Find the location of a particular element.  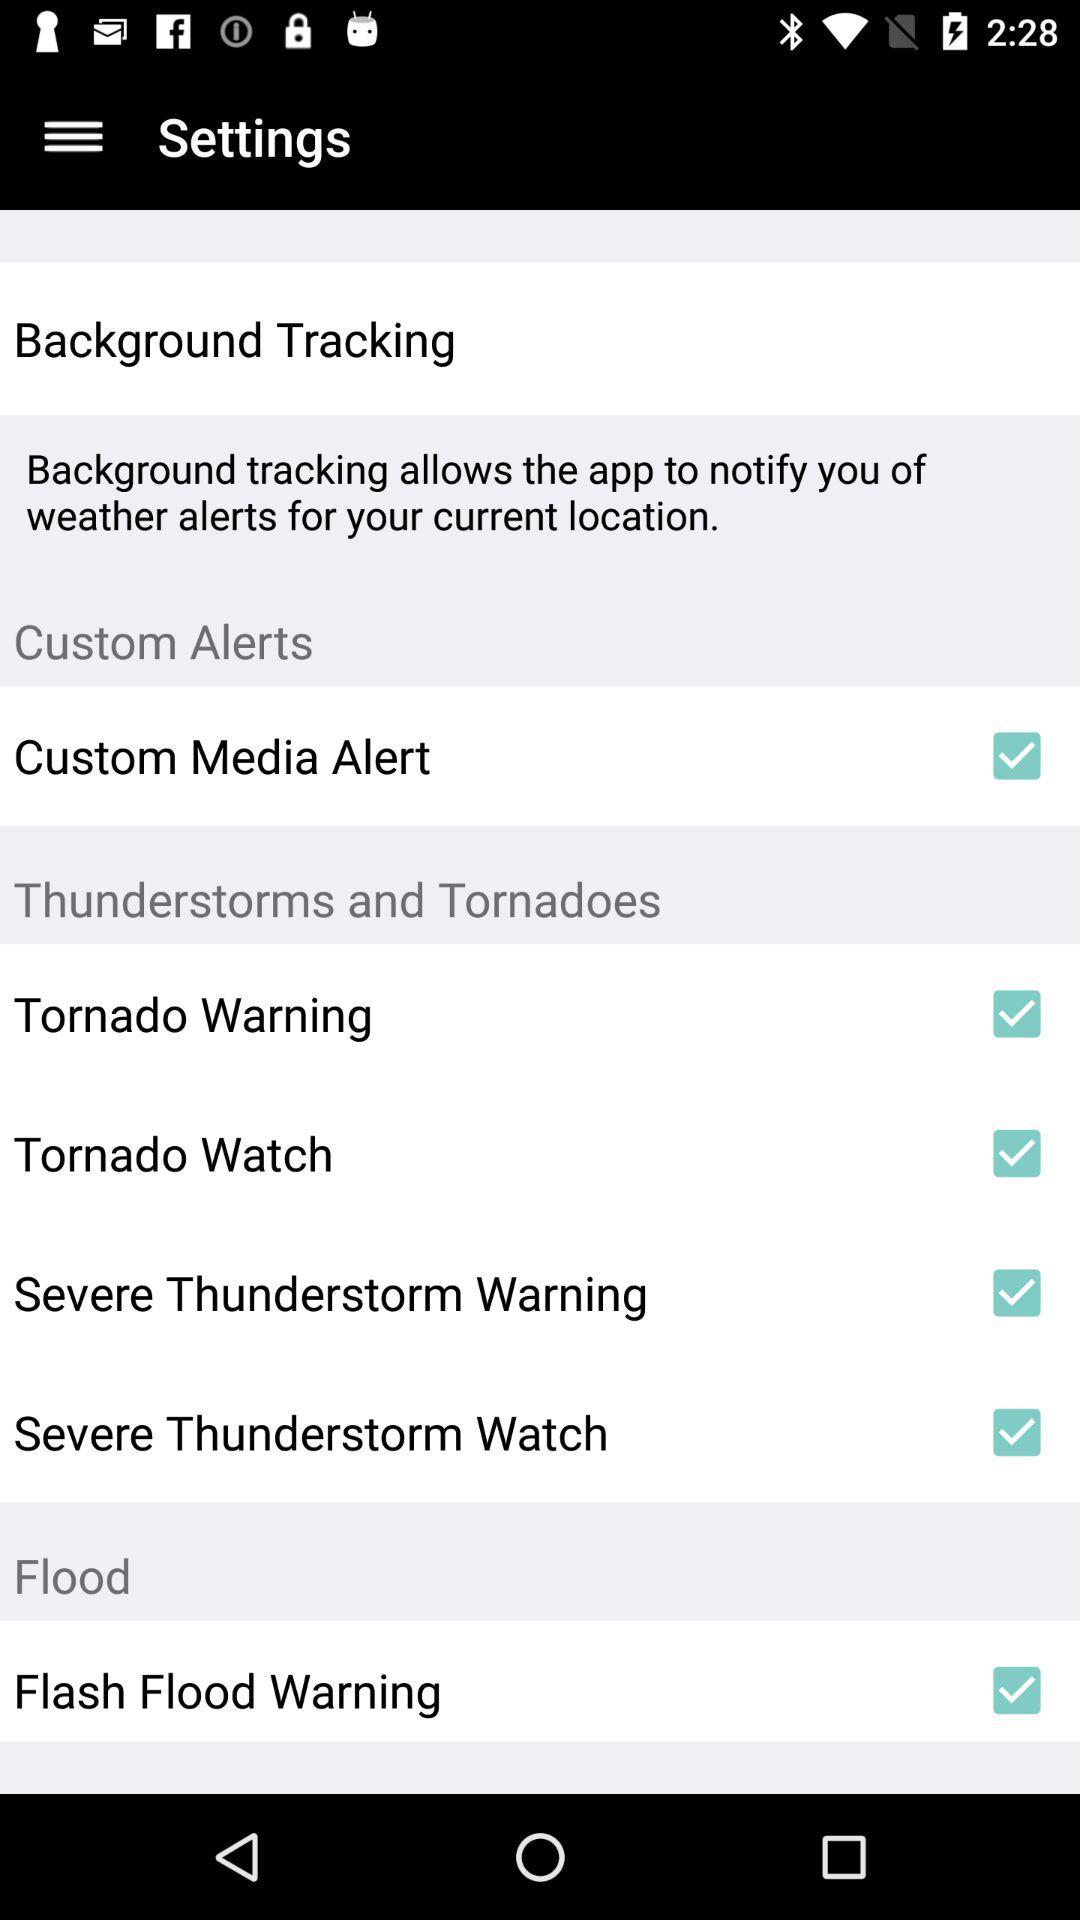

item to the left of settings item is located at coordinates (72, 135).